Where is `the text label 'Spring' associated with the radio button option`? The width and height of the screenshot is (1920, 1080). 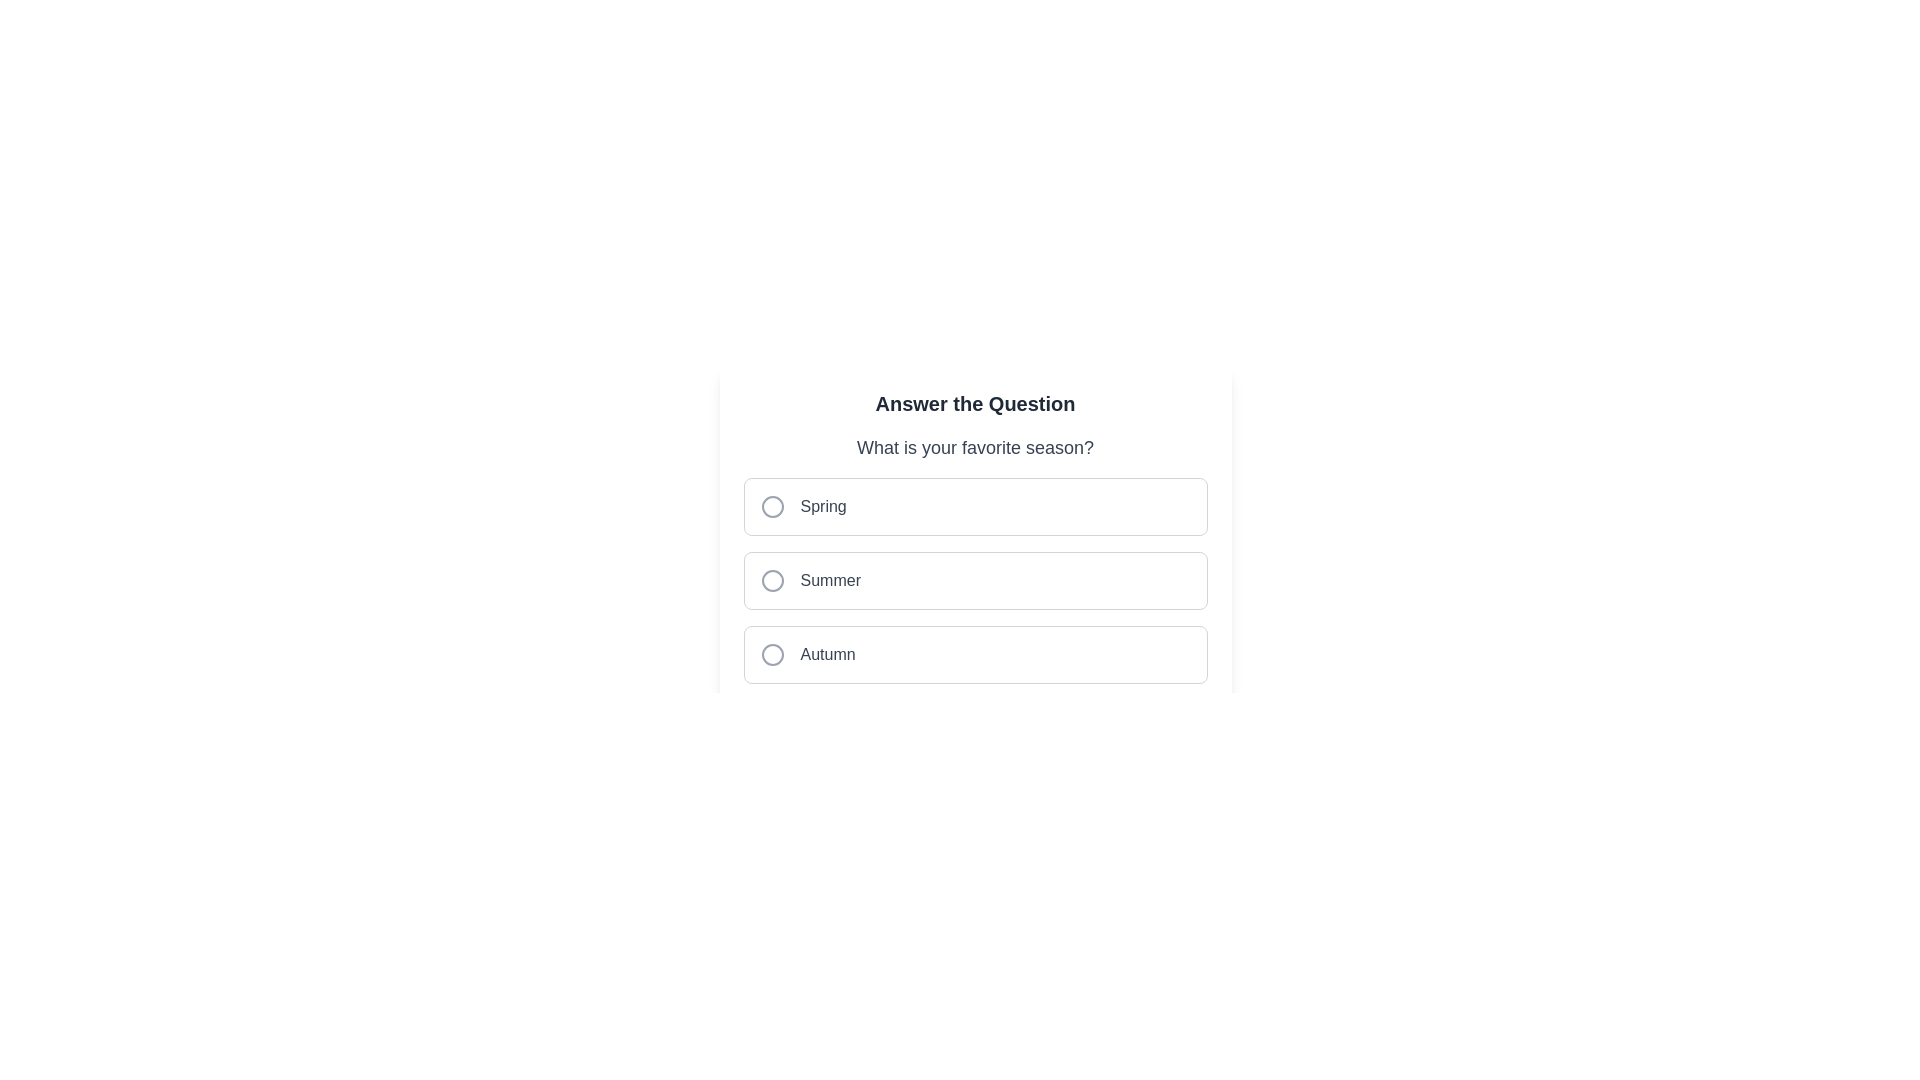 the text label 'Spring' associated with the radio button option is located at coordinates (823, 505).